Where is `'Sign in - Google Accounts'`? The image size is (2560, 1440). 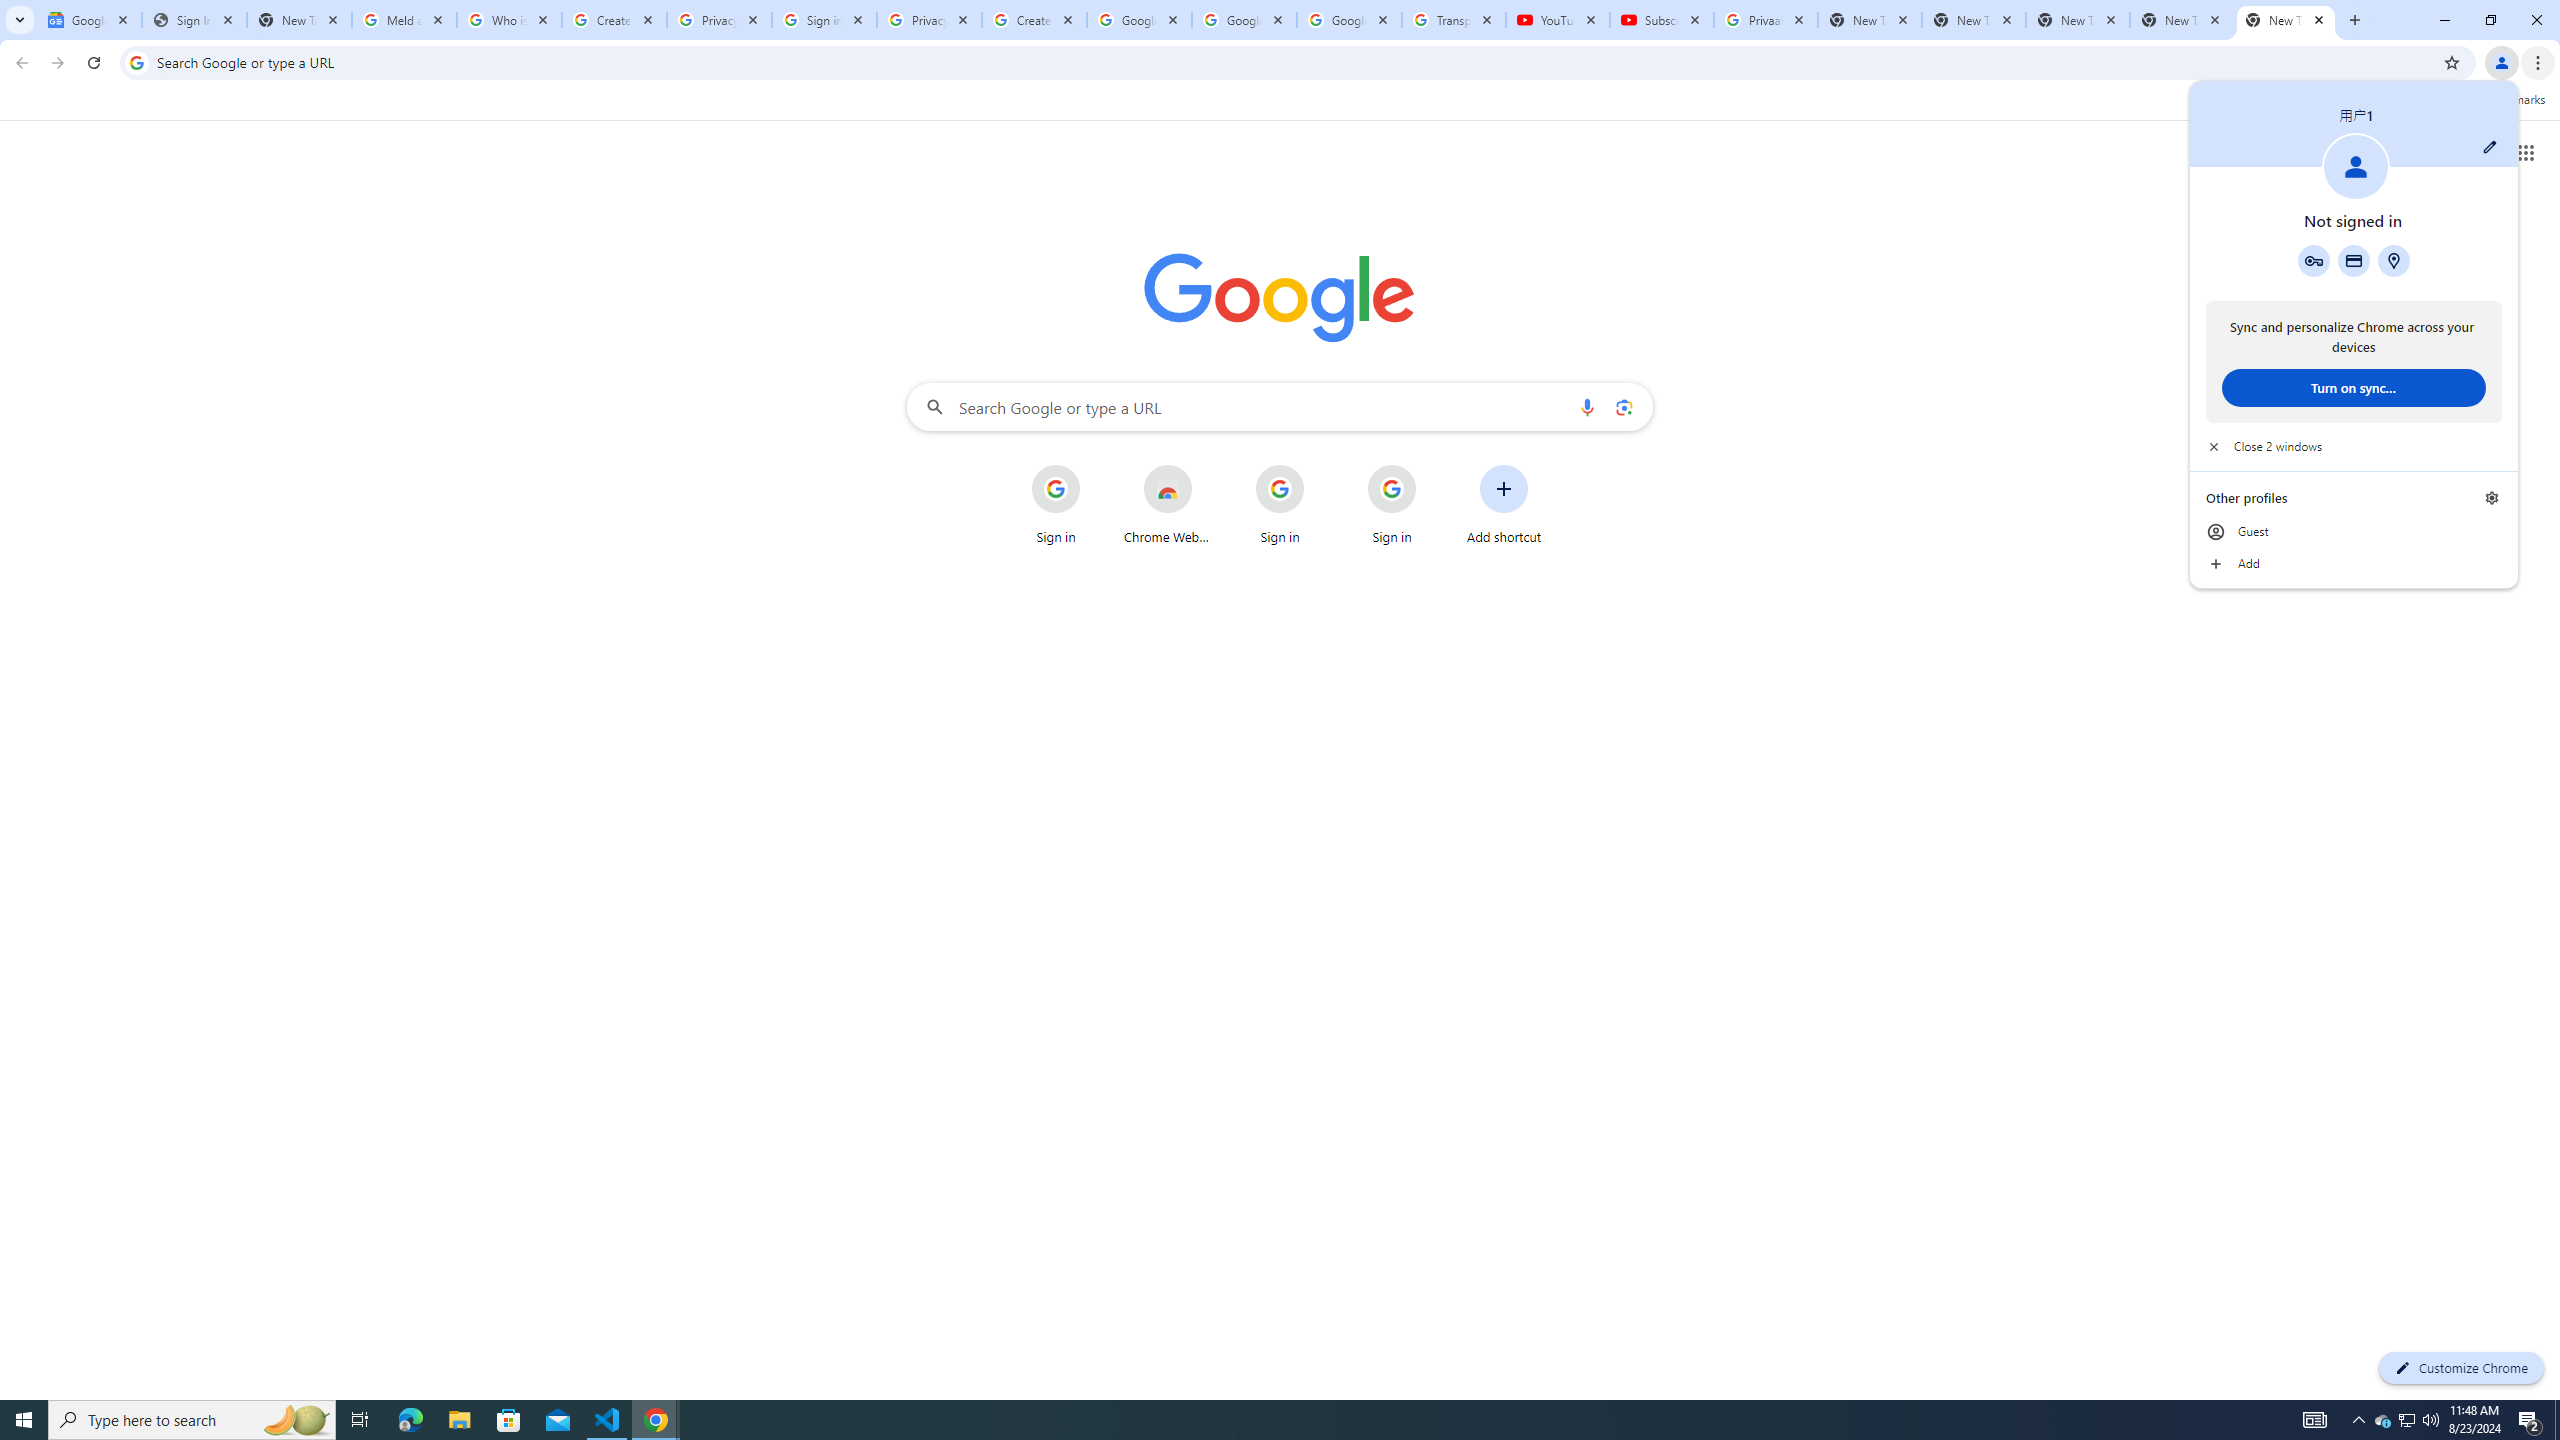
'Sign in - Google Accounts' is located at coordinates (823, 19).